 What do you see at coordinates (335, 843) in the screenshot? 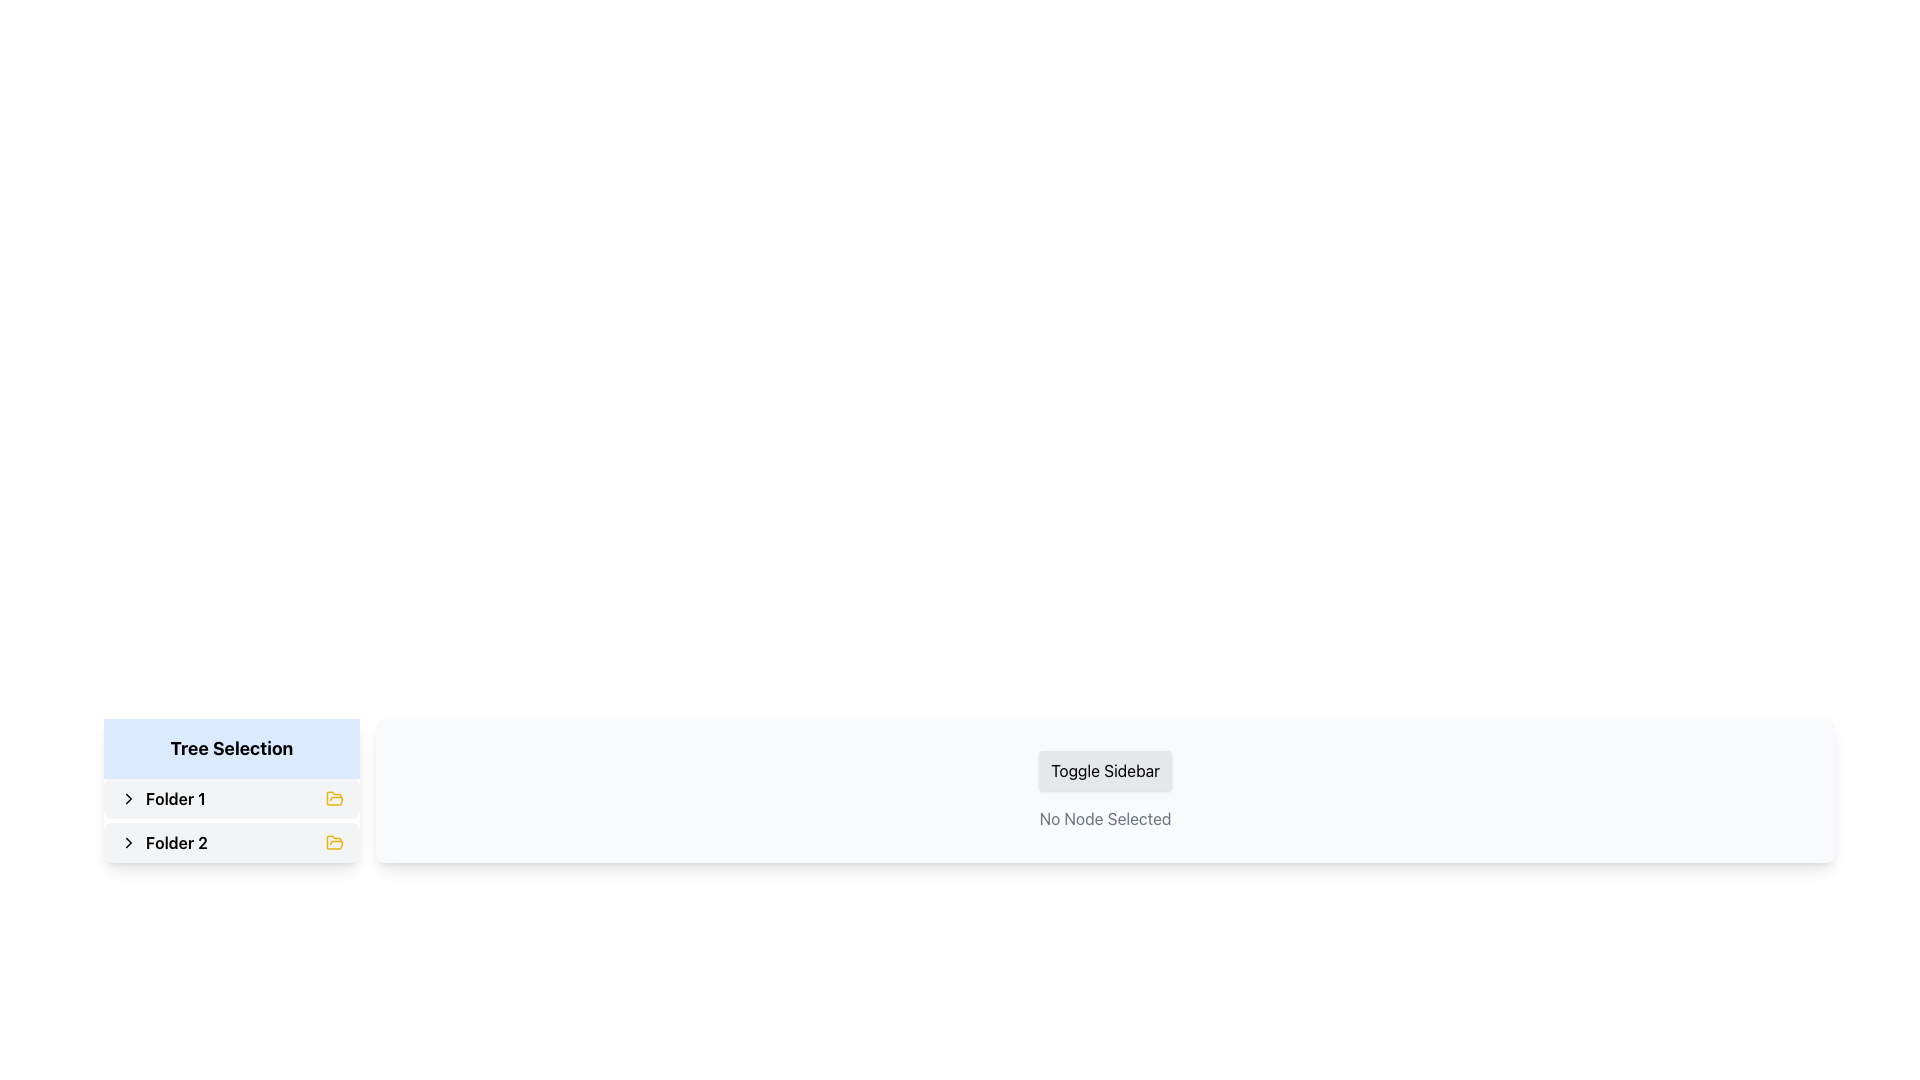
I see `the open folder icon associated with 'Folder 2' in the Tree Selection list` at bounding box center [335, 843].